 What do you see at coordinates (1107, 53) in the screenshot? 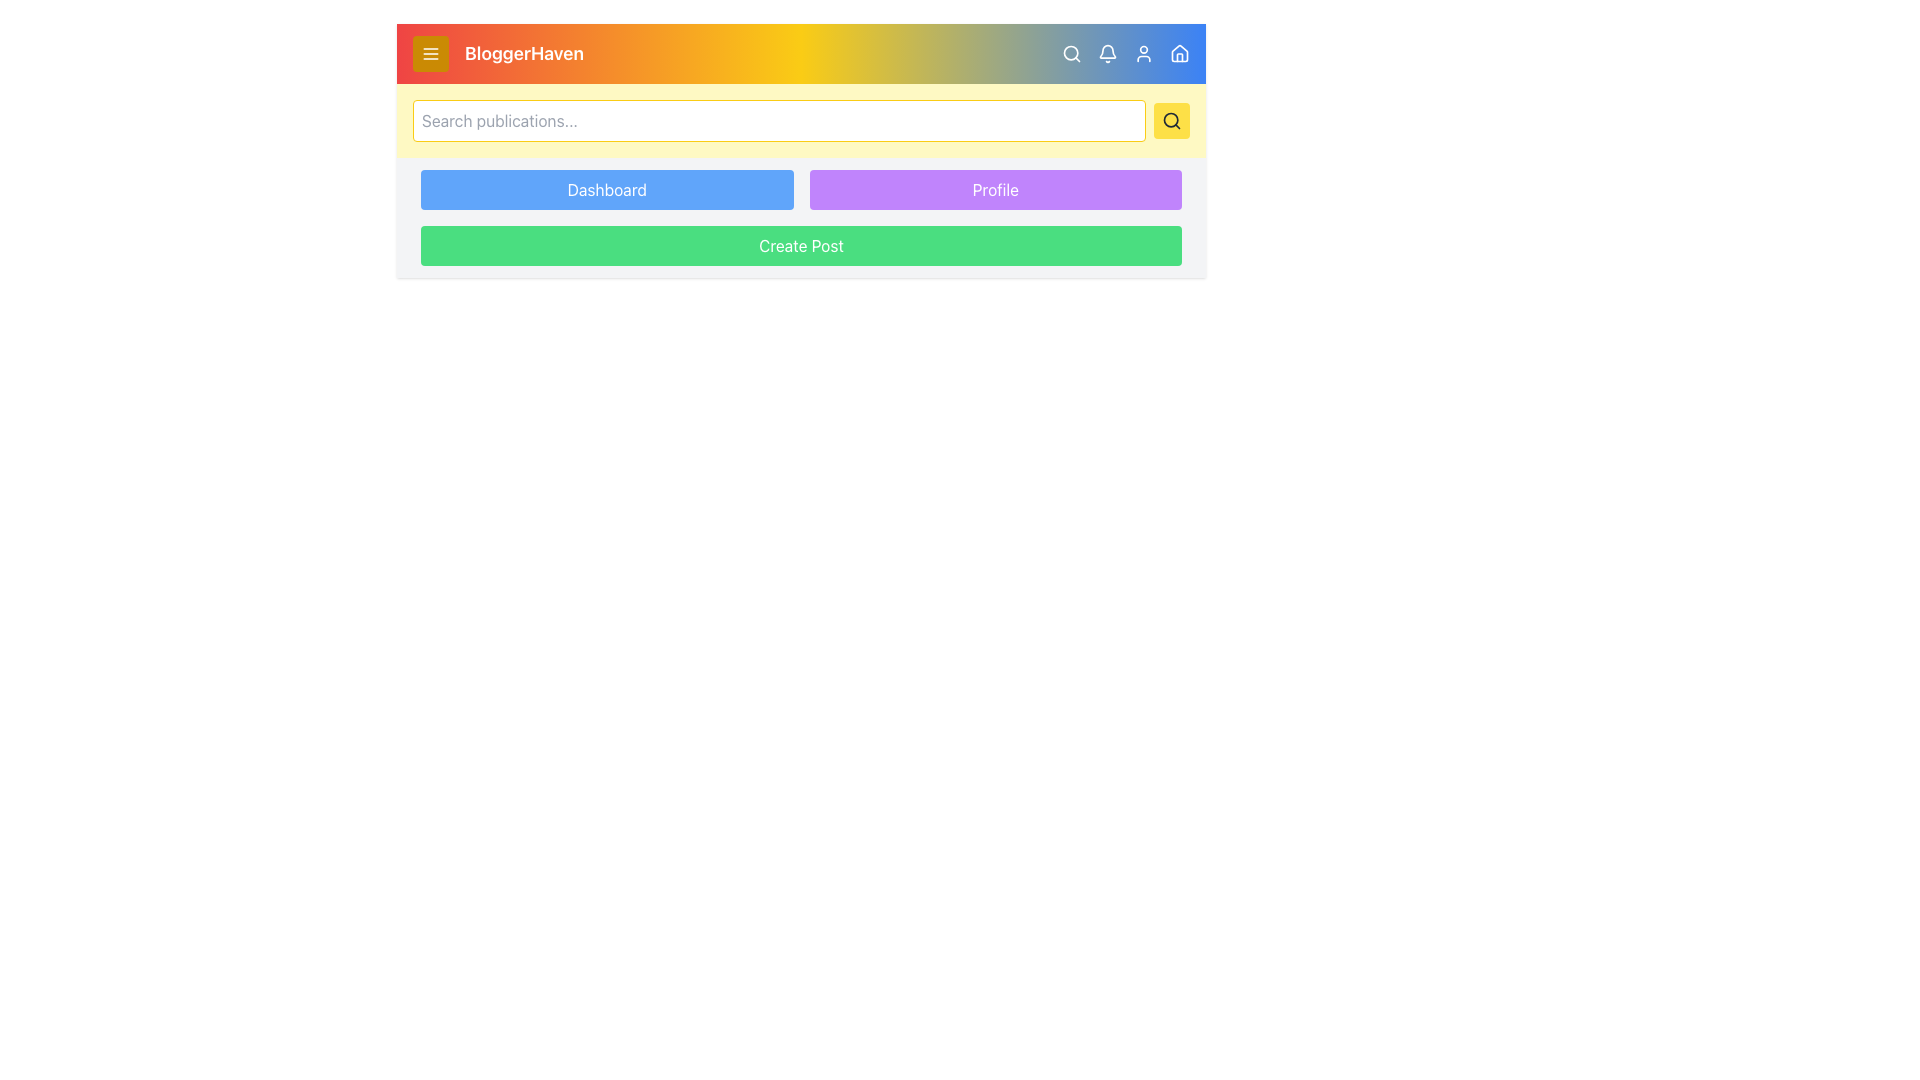
I see `the bell icon, which is the third interactive element in the top-right section of the navigation bar` at bounding box center [1107, 53].